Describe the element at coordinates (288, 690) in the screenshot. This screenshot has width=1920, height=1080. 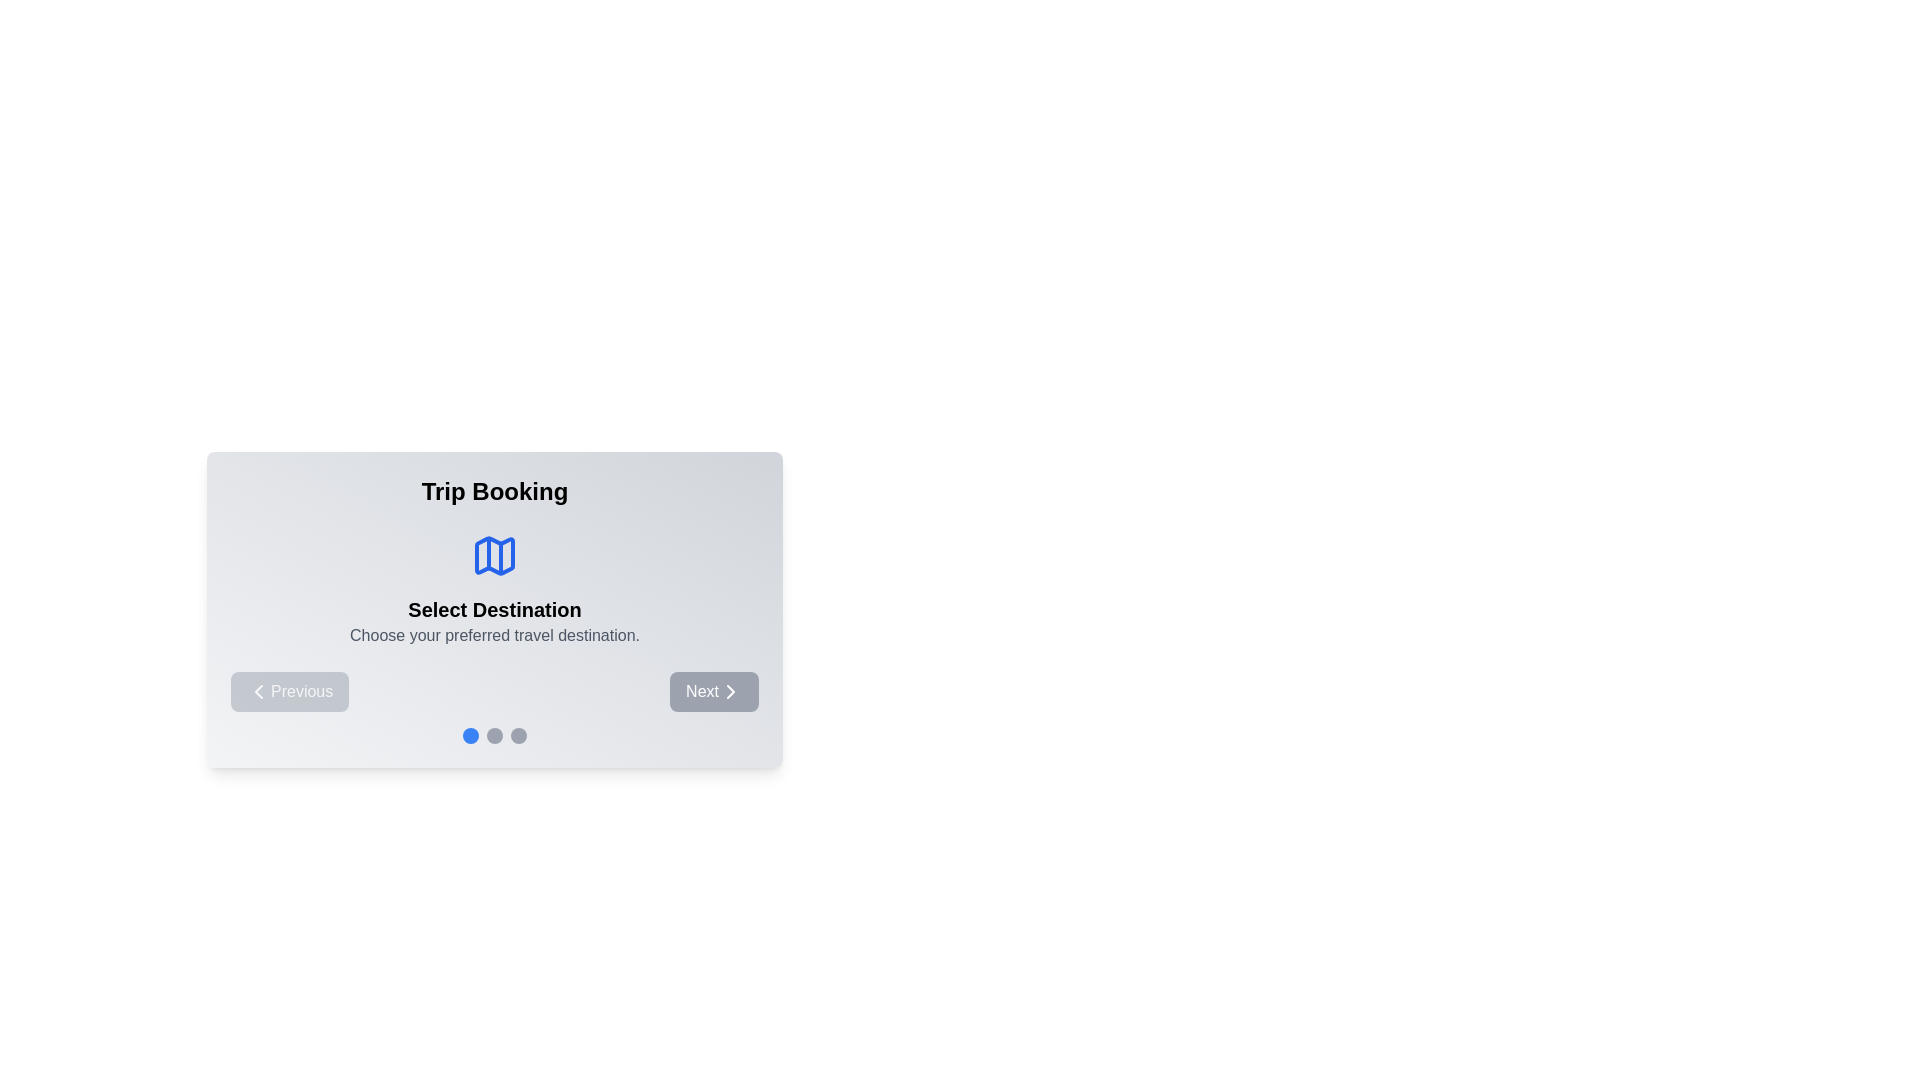
I see `the 'Previous' button with a rounded light gray background and white text` at that location.